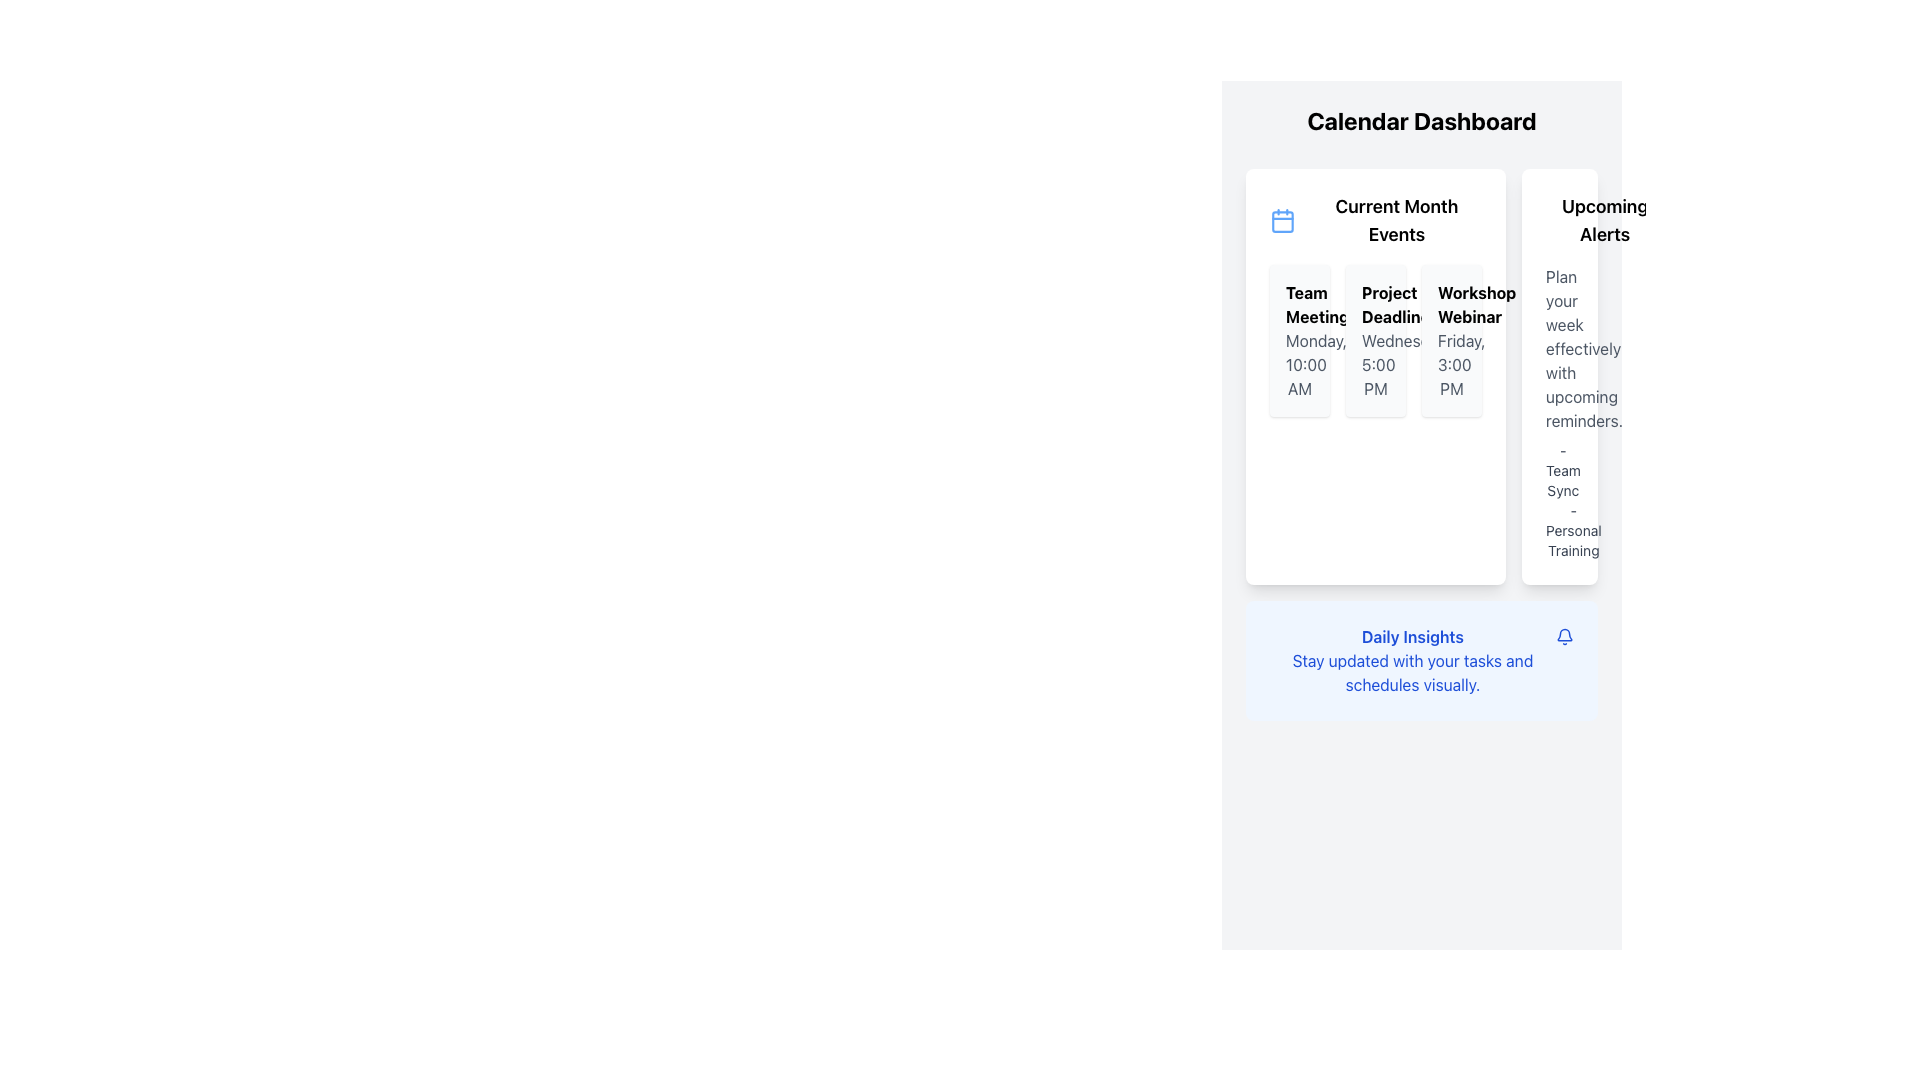  What do you see at coordinates (1557, 219) in the screenshot?
I see `the hollow circular icon with a black stroke located in the 'Upcoming Alerts' section on the right side of the dashboard` at bounding box center [1557, 219].